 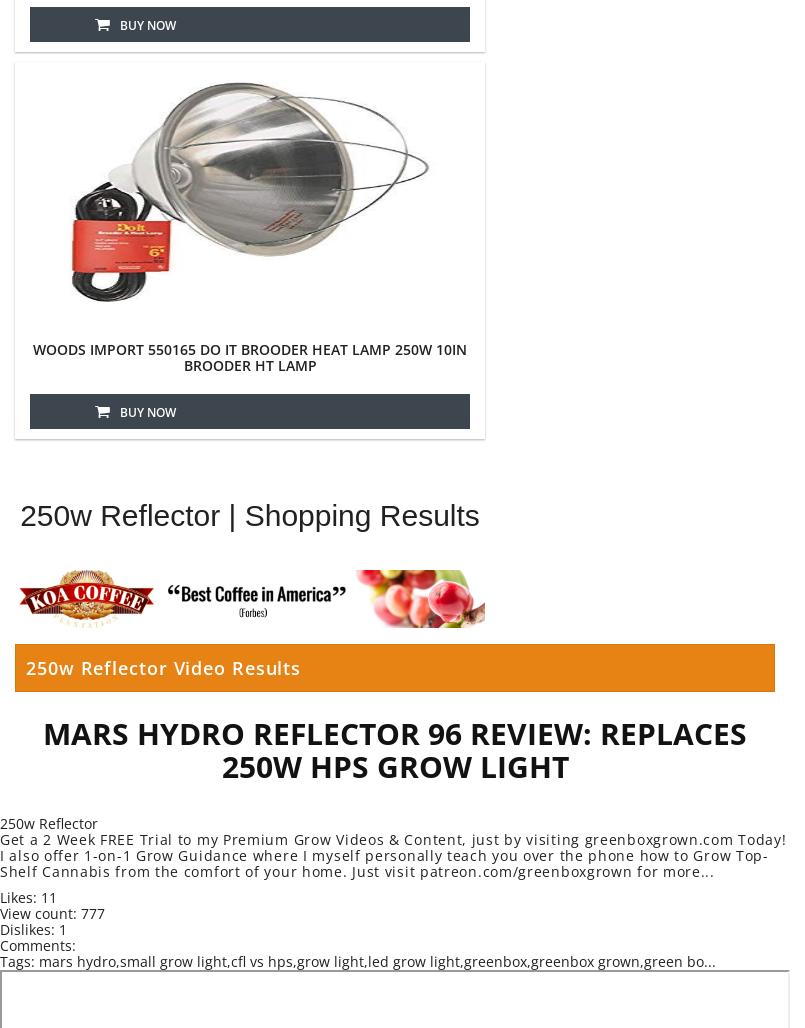 What do you see at coordinates (0, 929) in the screenshot?
I see `'Dislikes: 1'` at bounding box center [0, 929].